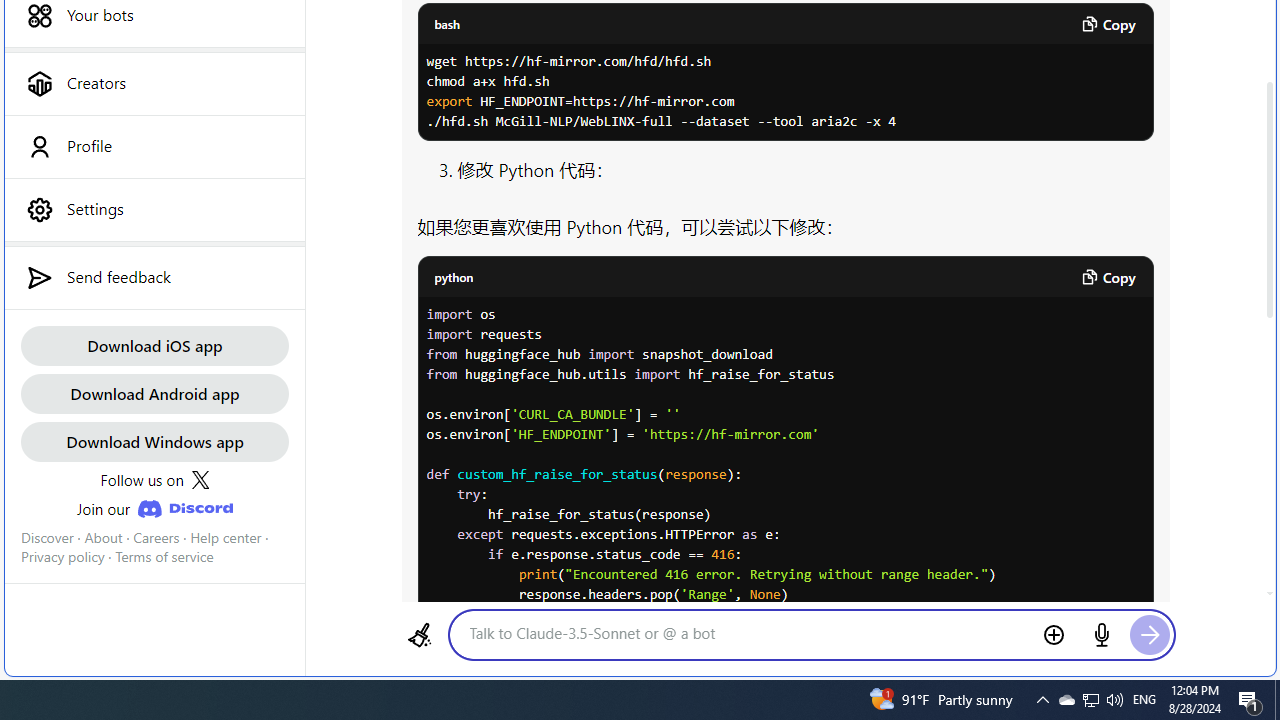  Describe the element at coordinates (184, 508) in the screenshot. I see `'Class: JoinDiscordLink_discordIcon__Xw13A'` at that location.